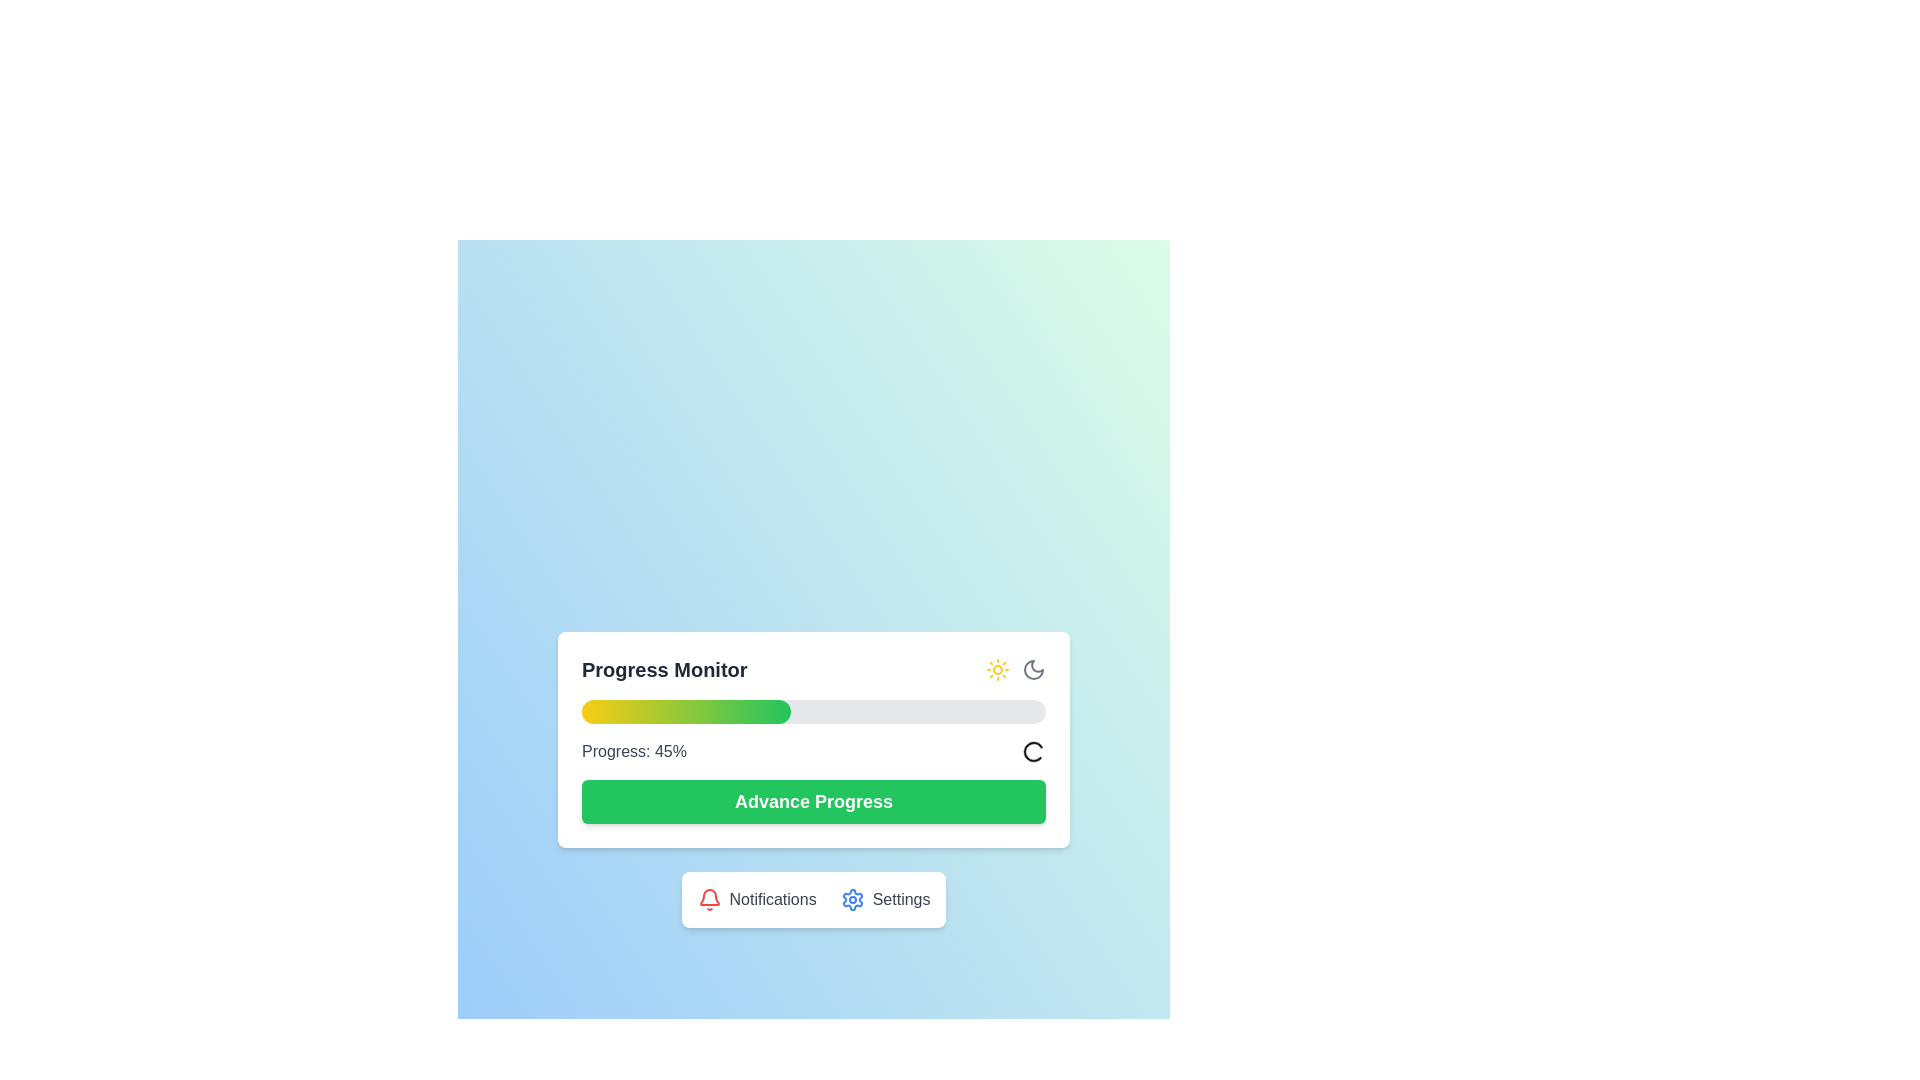 This screenshot has height=1080, width=1920. I want to click on the spinning icon located below the progress bar and above the 'Advance Progress' button, so click(814, 752).